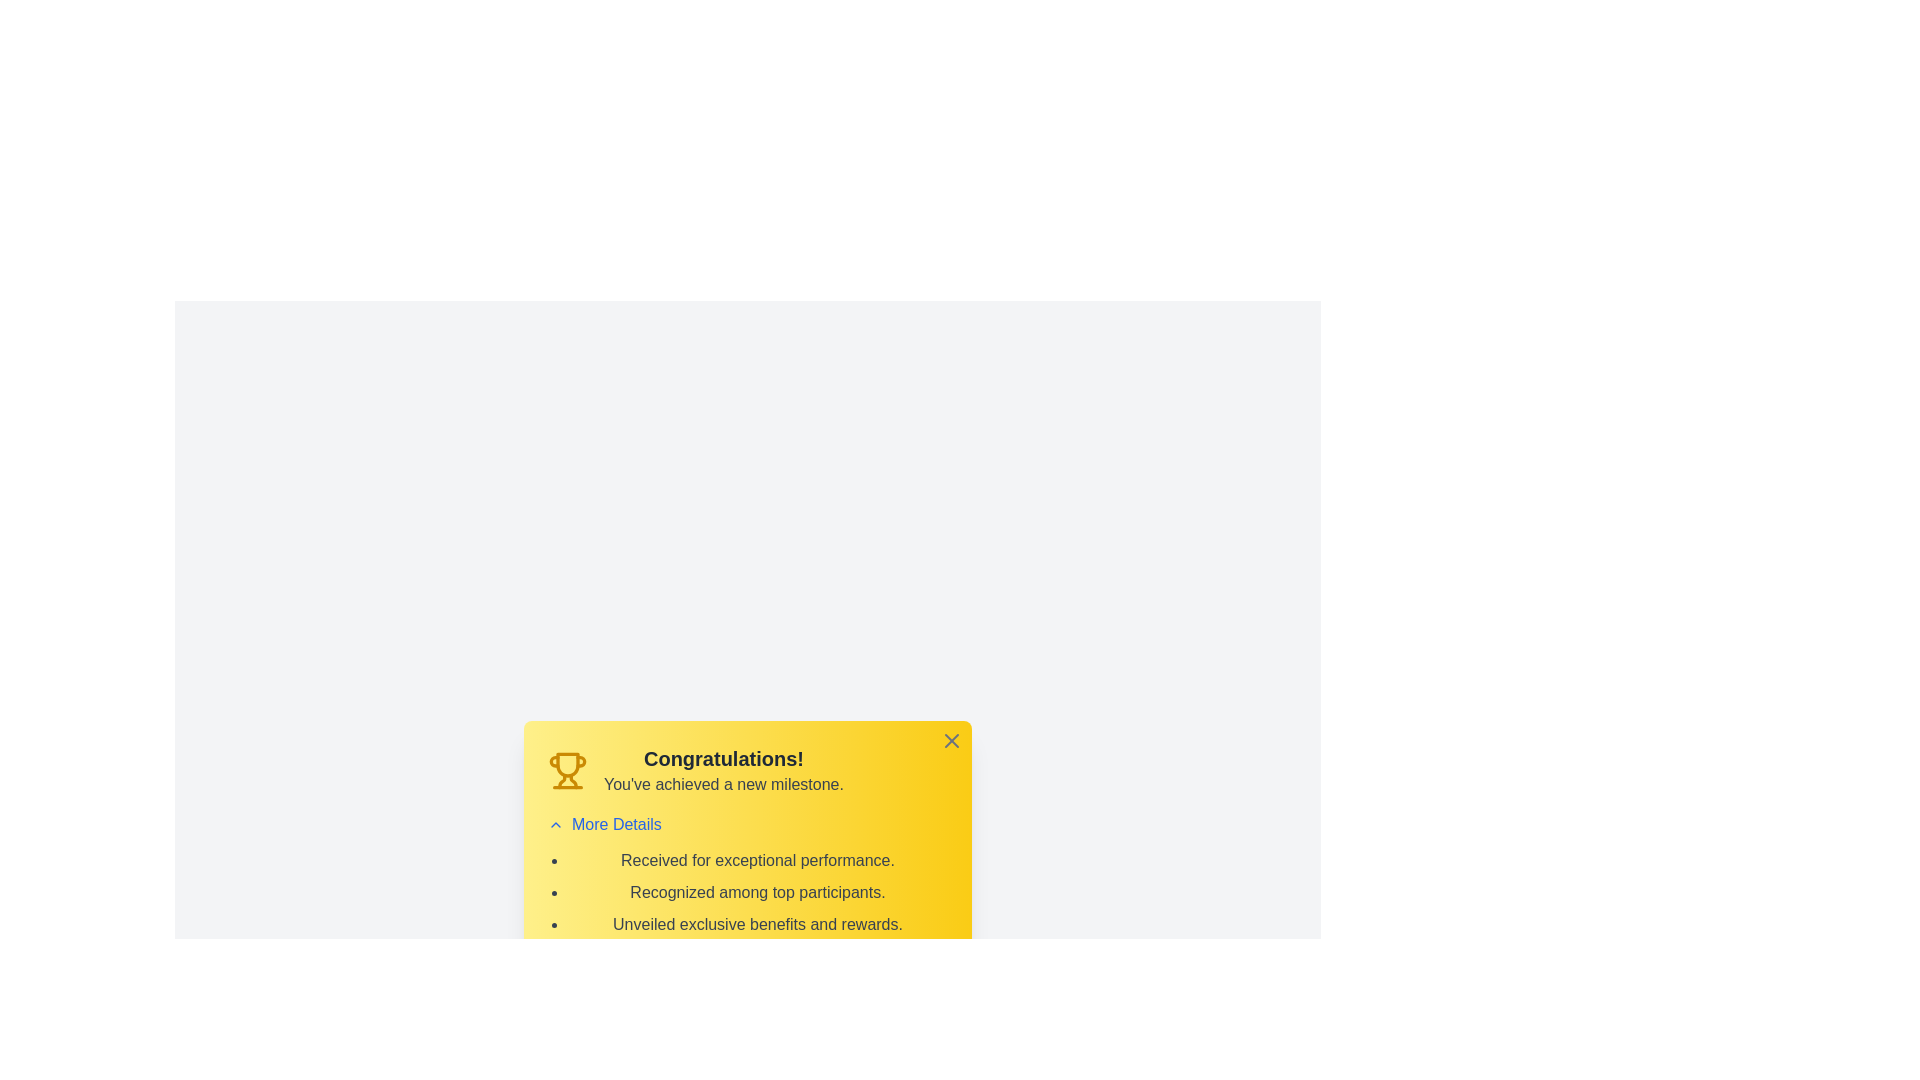  Describe the element at coordinates (722, 759) in the screenshot. I see `the alert's title and description text to emphasize their content` at that location.